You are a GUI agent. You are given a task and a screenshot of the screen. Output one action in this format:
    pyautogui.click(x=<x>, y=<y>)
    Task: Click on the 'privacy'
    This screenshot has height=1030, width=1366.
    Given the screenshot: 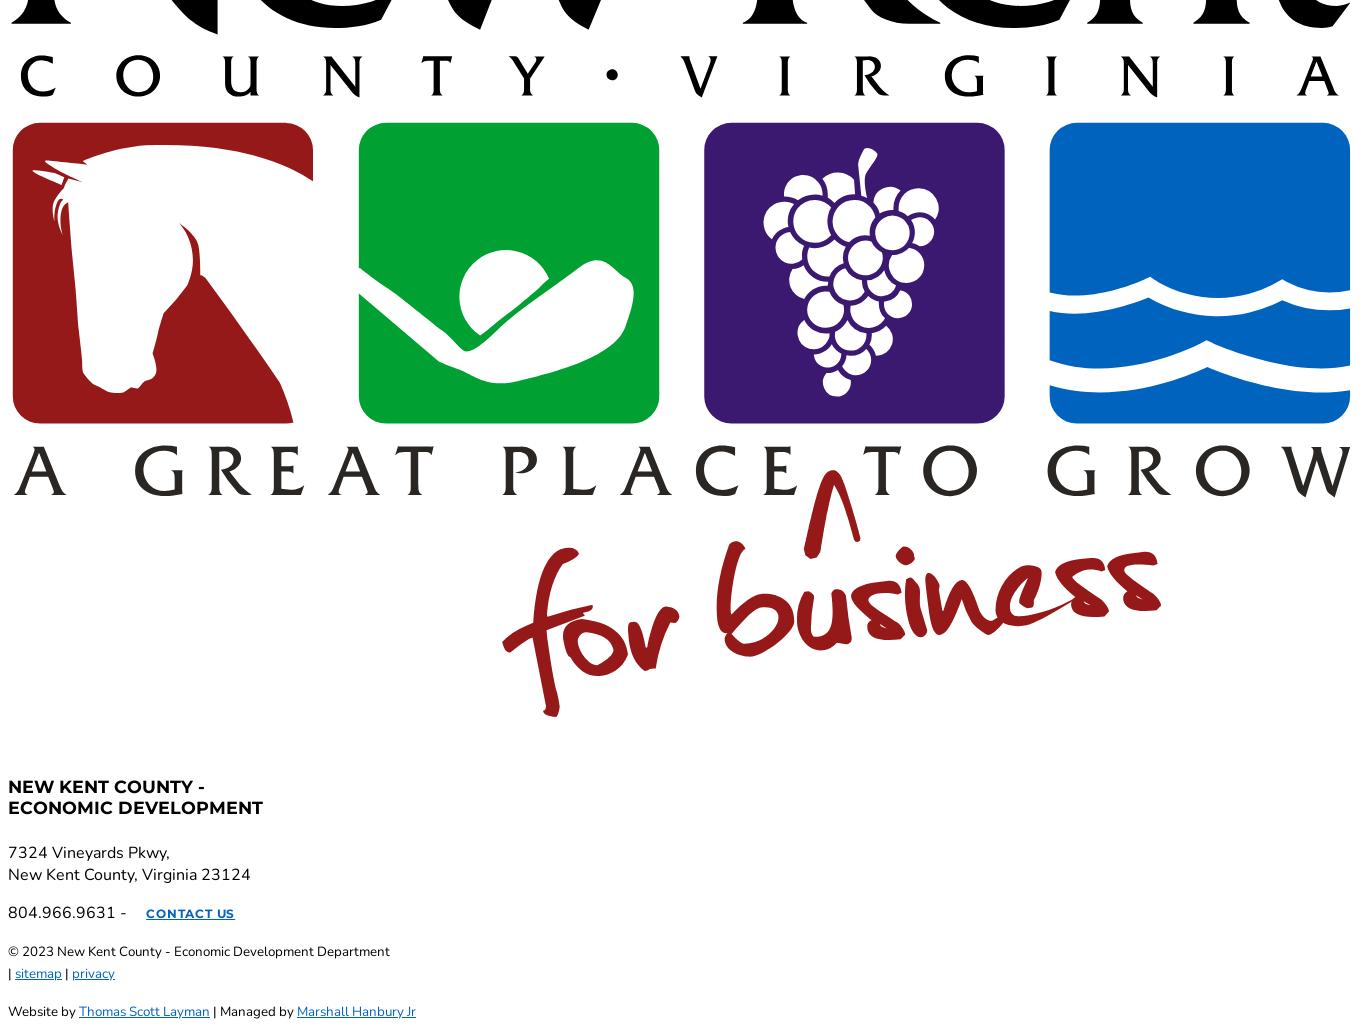 What is the action you would take?
    pyautogui.click(x=93, y=972)
    